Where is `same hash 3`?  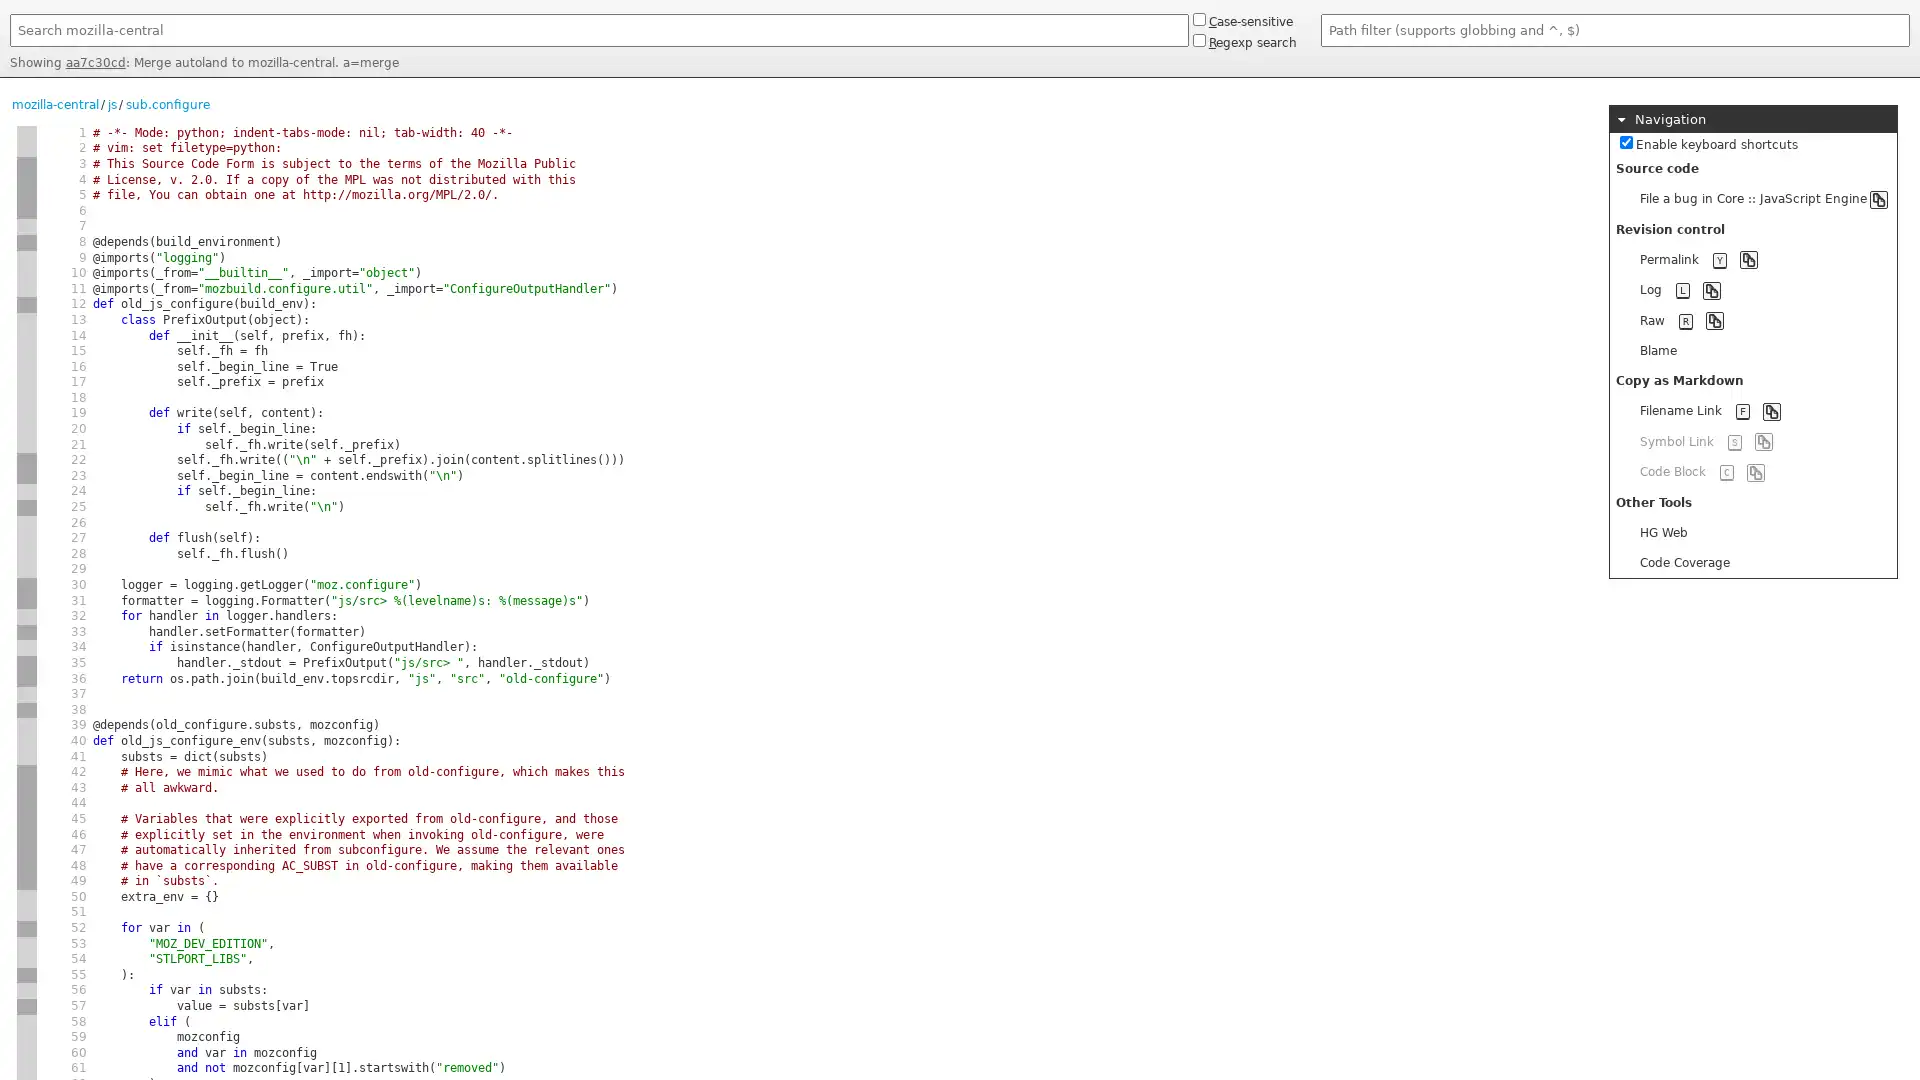 same hash 3 is located at coordinates (27, 600).